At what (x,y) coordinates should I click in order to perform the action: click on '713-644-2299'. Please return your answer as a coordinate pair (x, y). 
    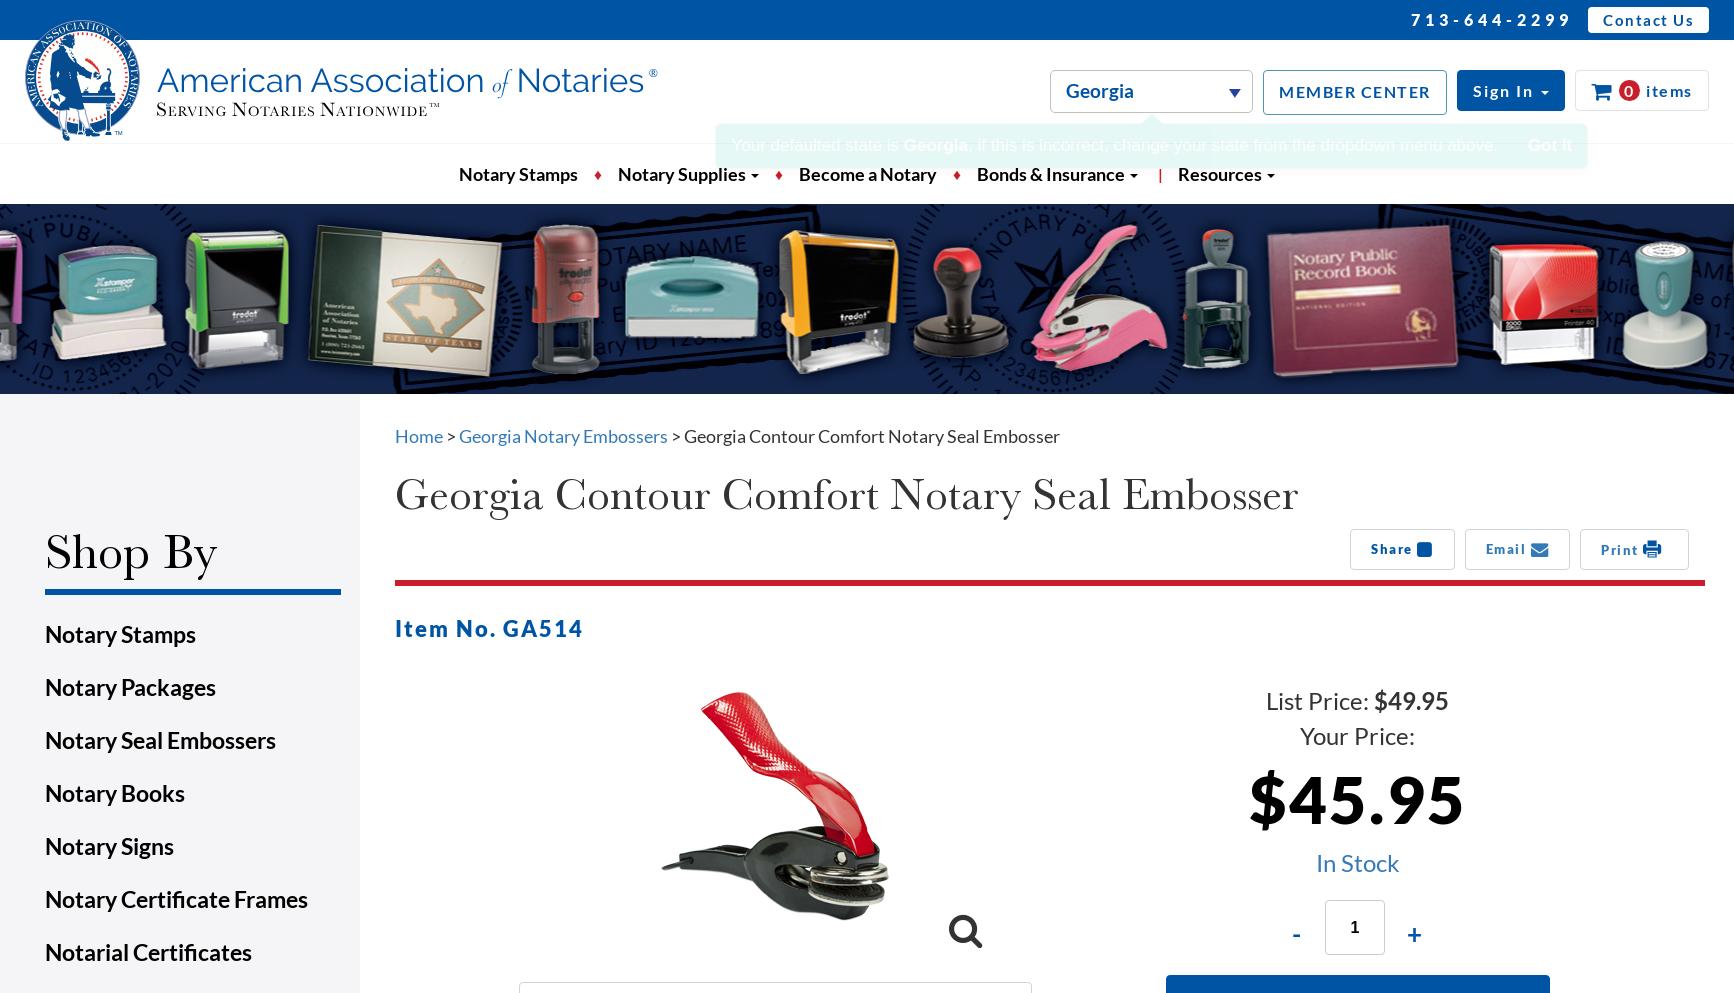
    Looking at the image, I should click on (1490, 18).